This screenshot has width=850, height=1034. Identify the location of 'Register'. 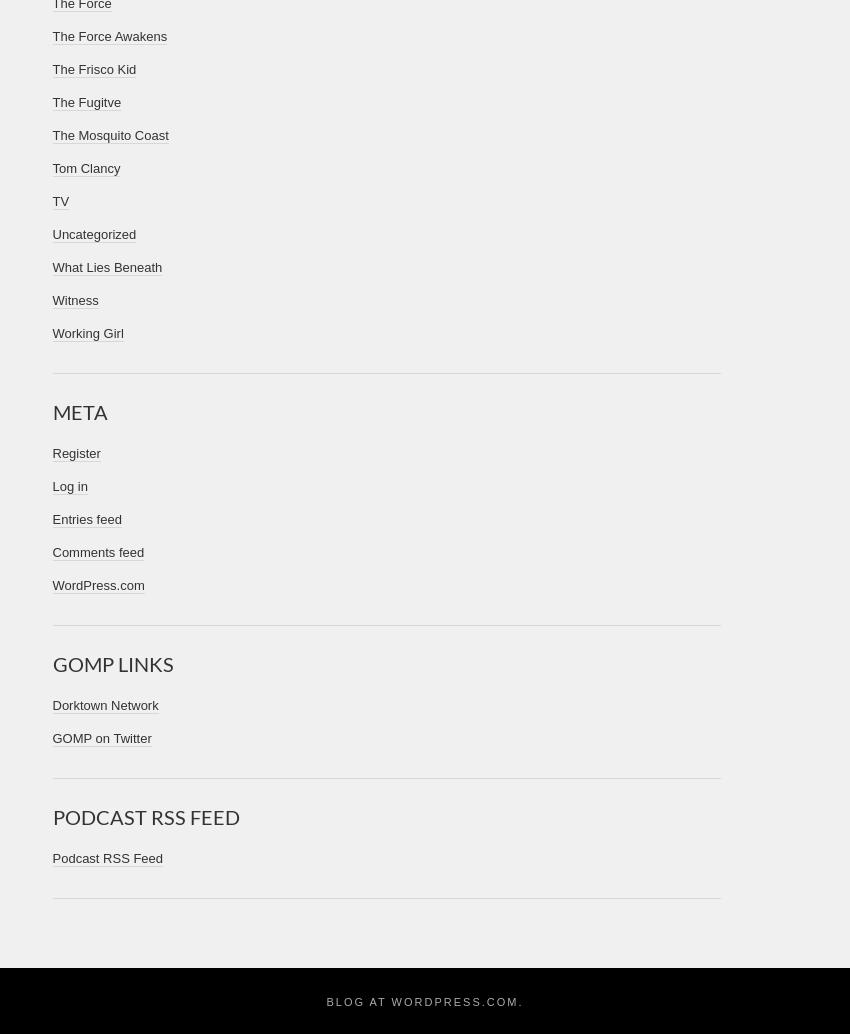
(75, 452).